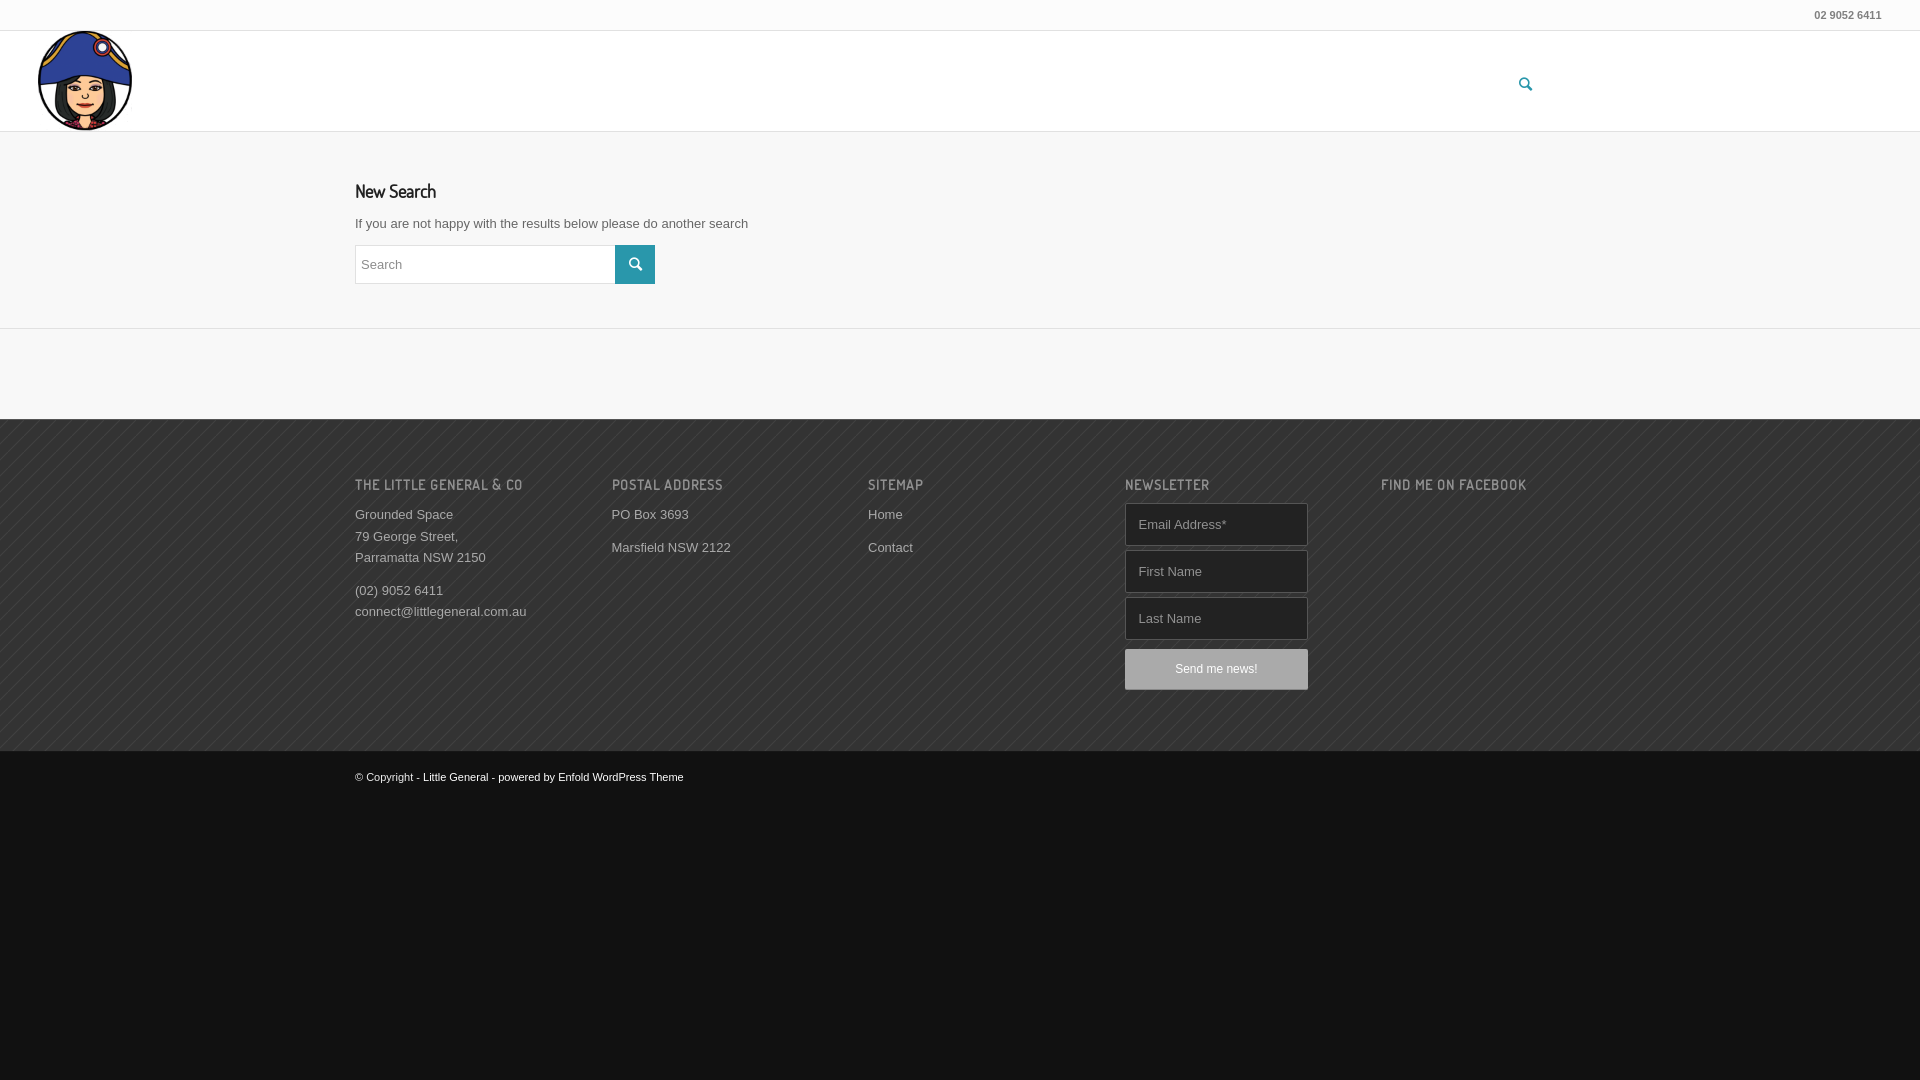 Image resolution: width=1920 pixels, height=1080 pixels. I want to click on 'connect@littlegeneral.com.au', so click(439, 610).